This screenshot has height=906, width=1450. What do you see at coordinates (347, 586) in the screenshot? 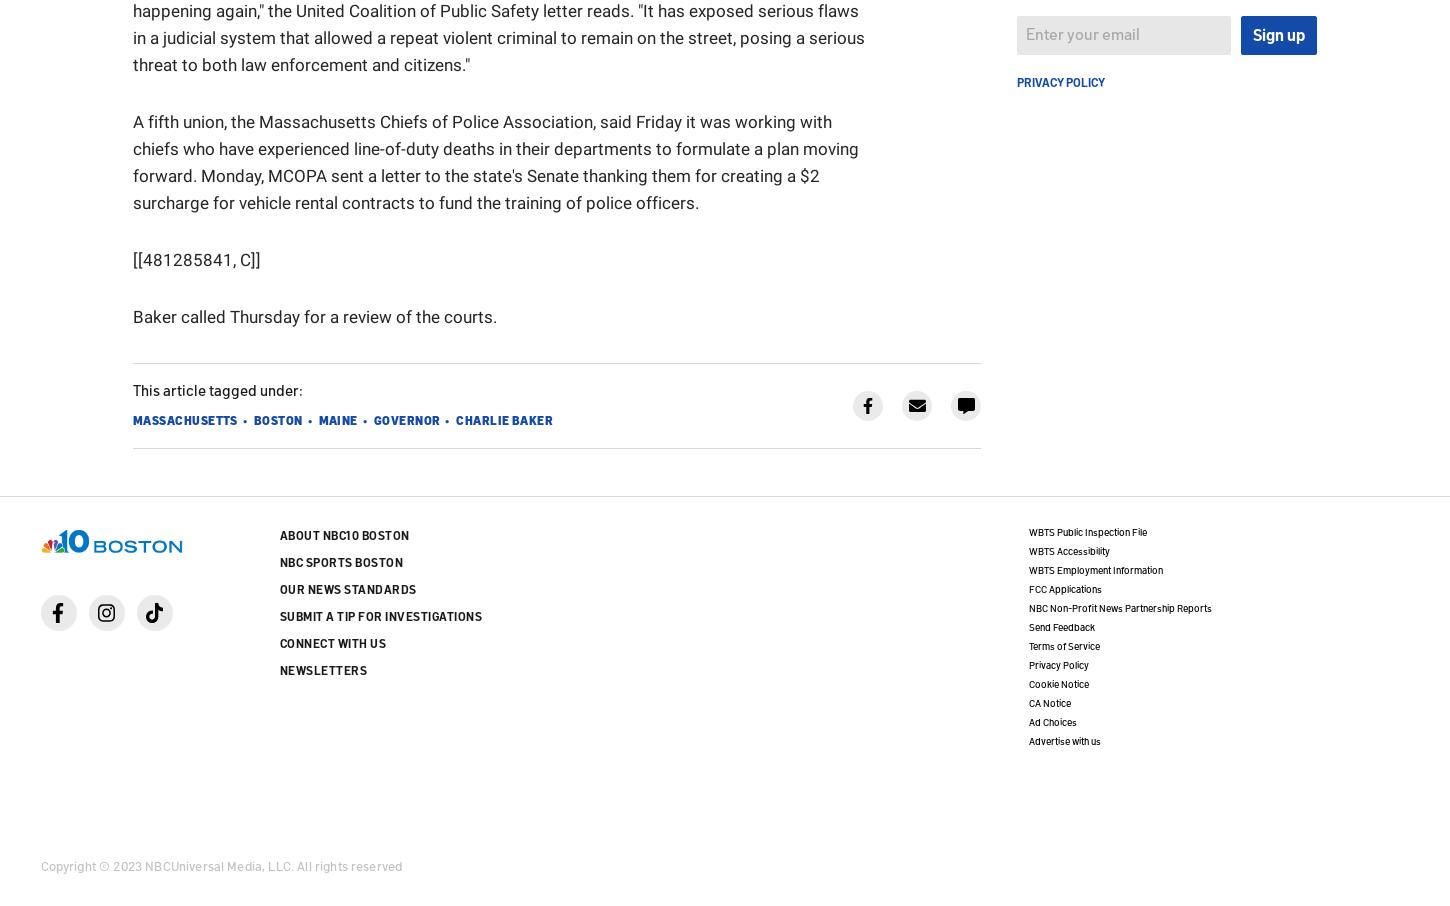
I see `'Our News Standards'` at bounding box center [347, 586].